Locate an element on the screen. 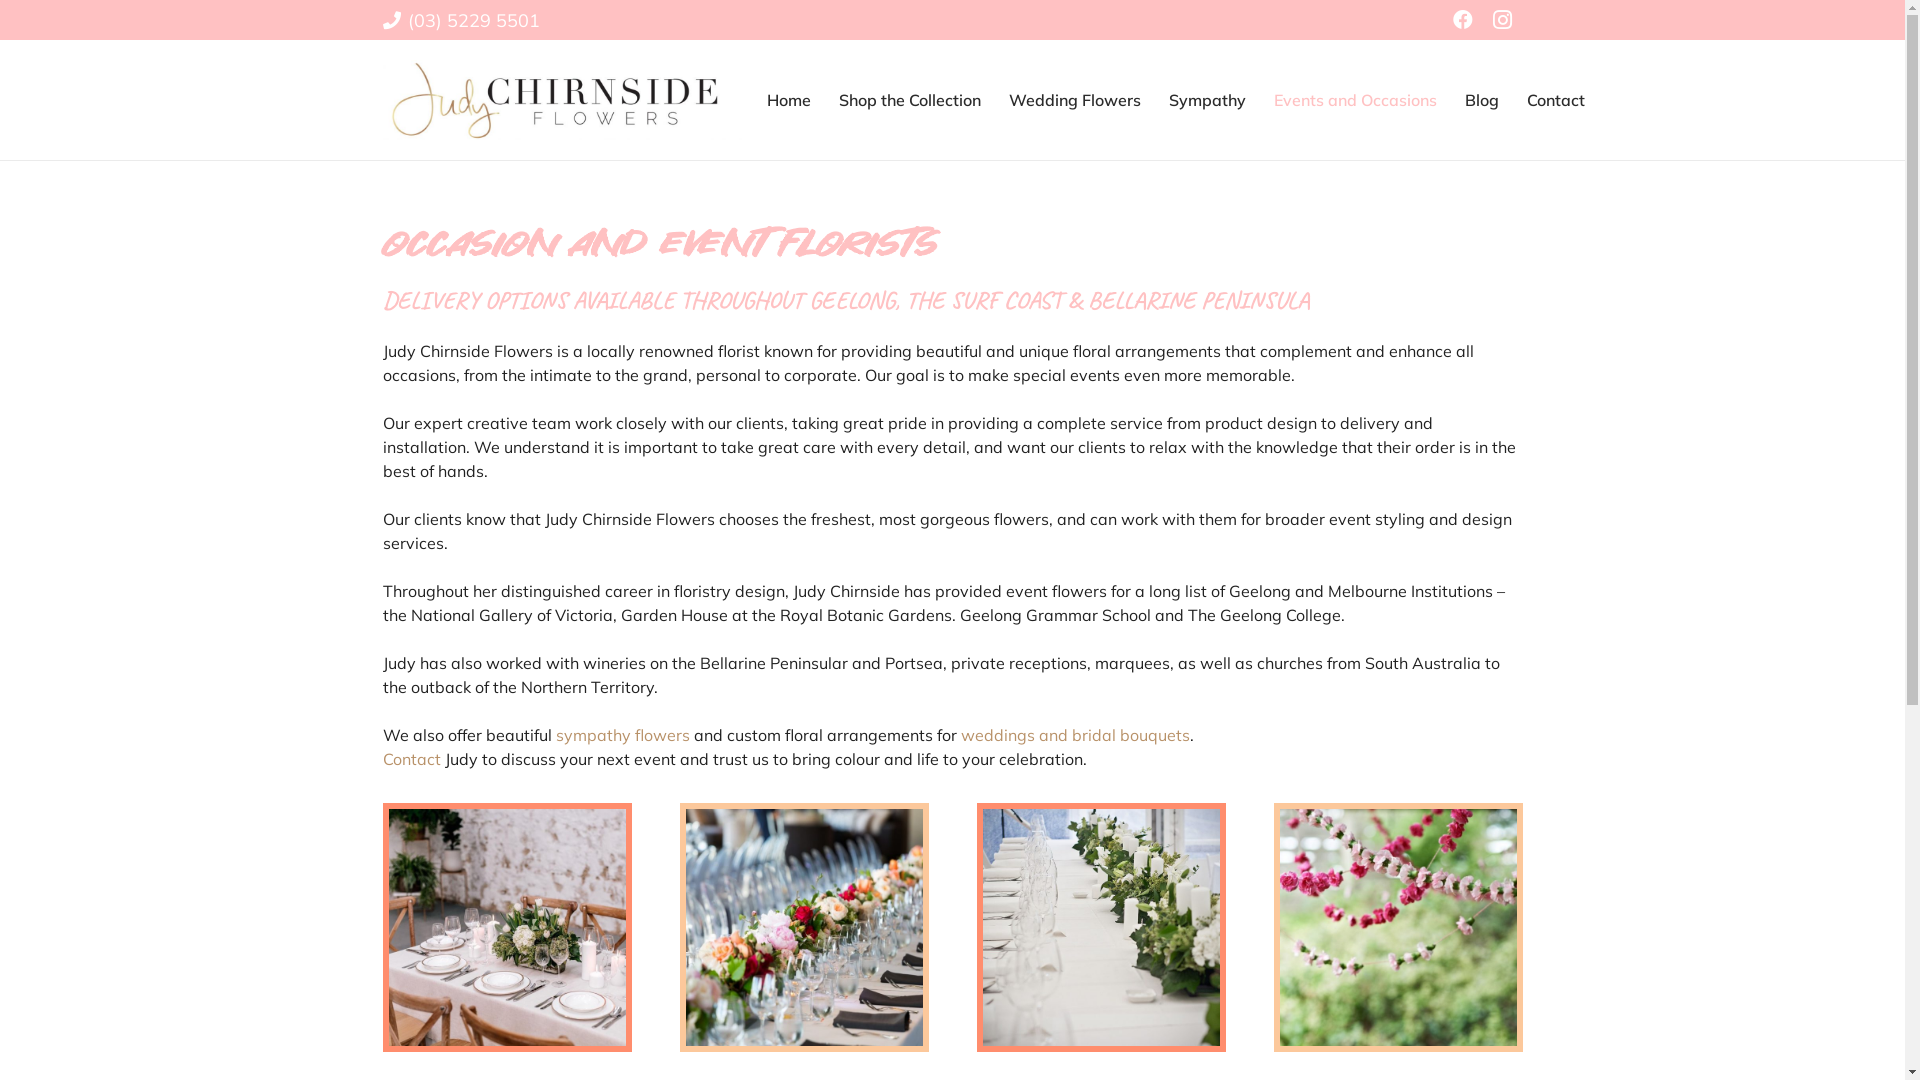  'weddings and bridal bouquets' is located at coordinates (960, 735).